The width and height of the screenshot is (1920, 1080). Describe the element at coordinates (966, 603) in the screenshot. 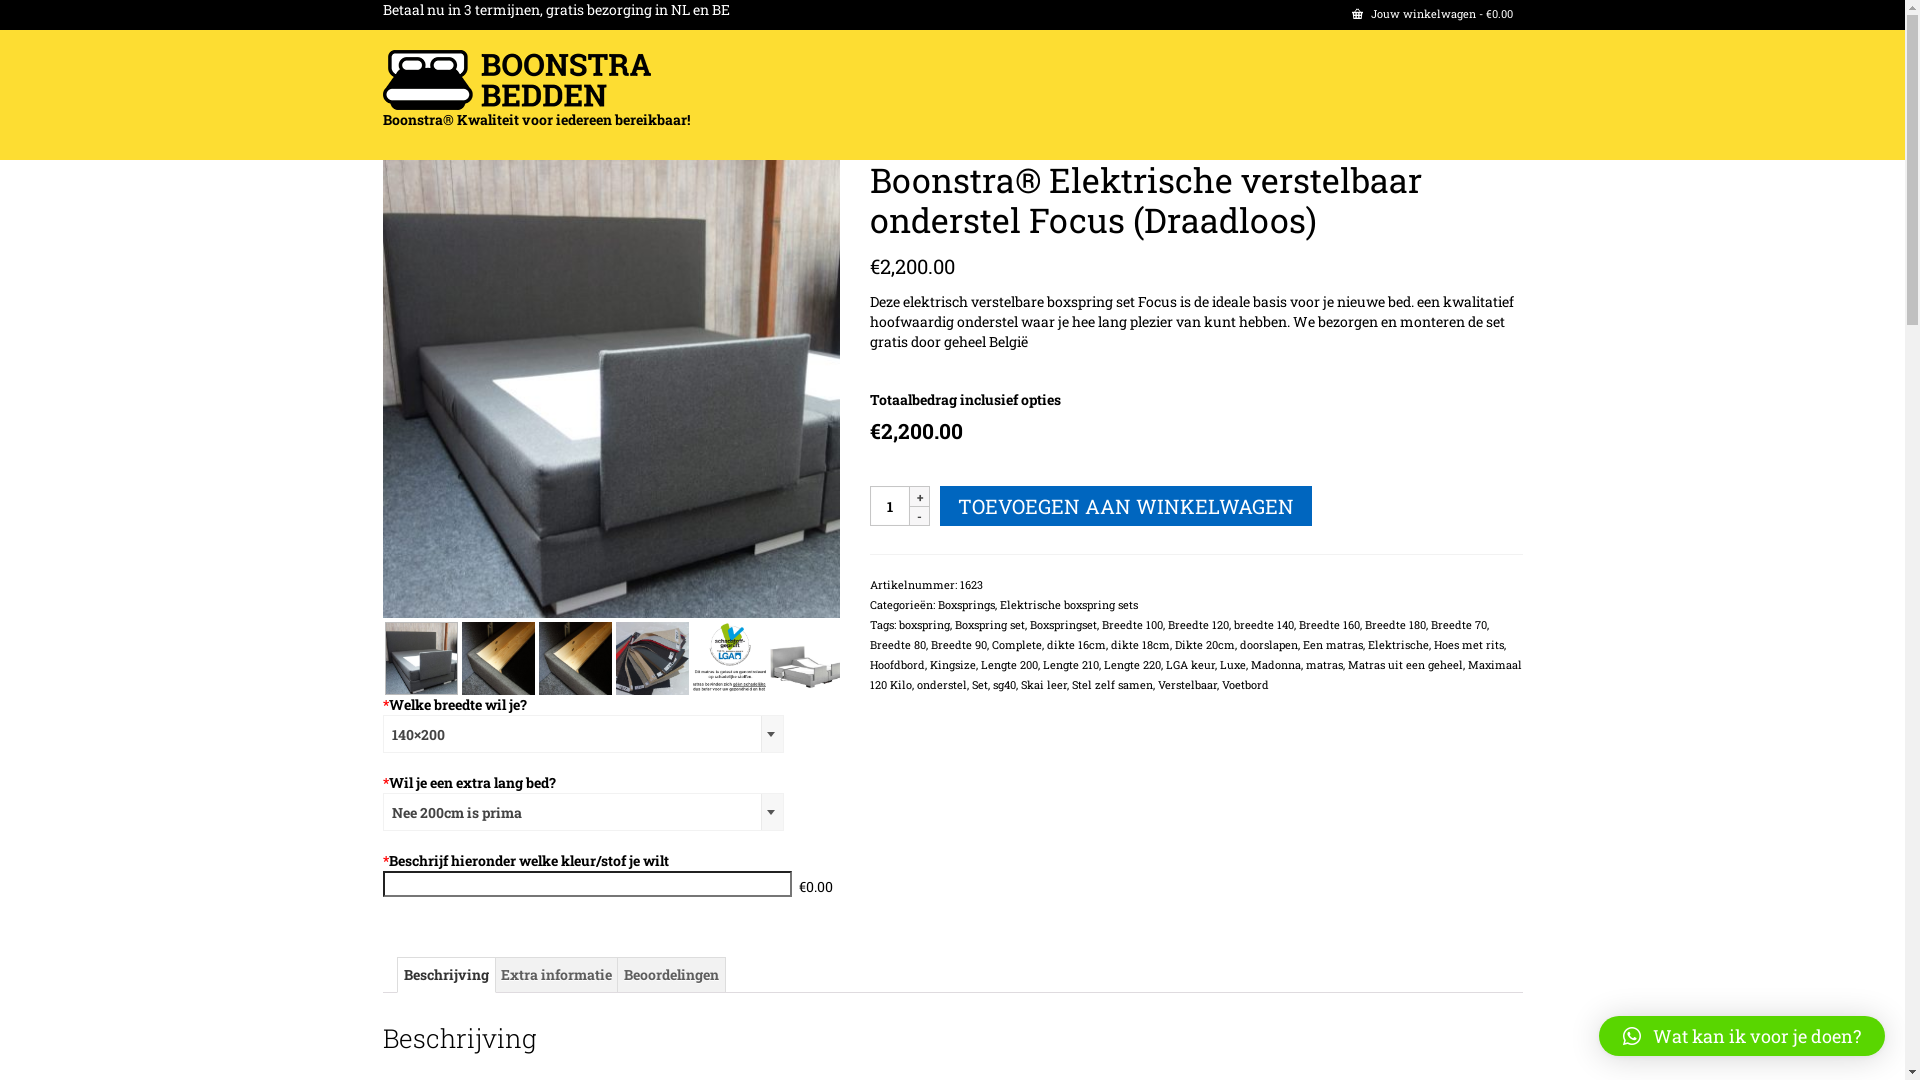

I see `'Boxsprings'` at that location.